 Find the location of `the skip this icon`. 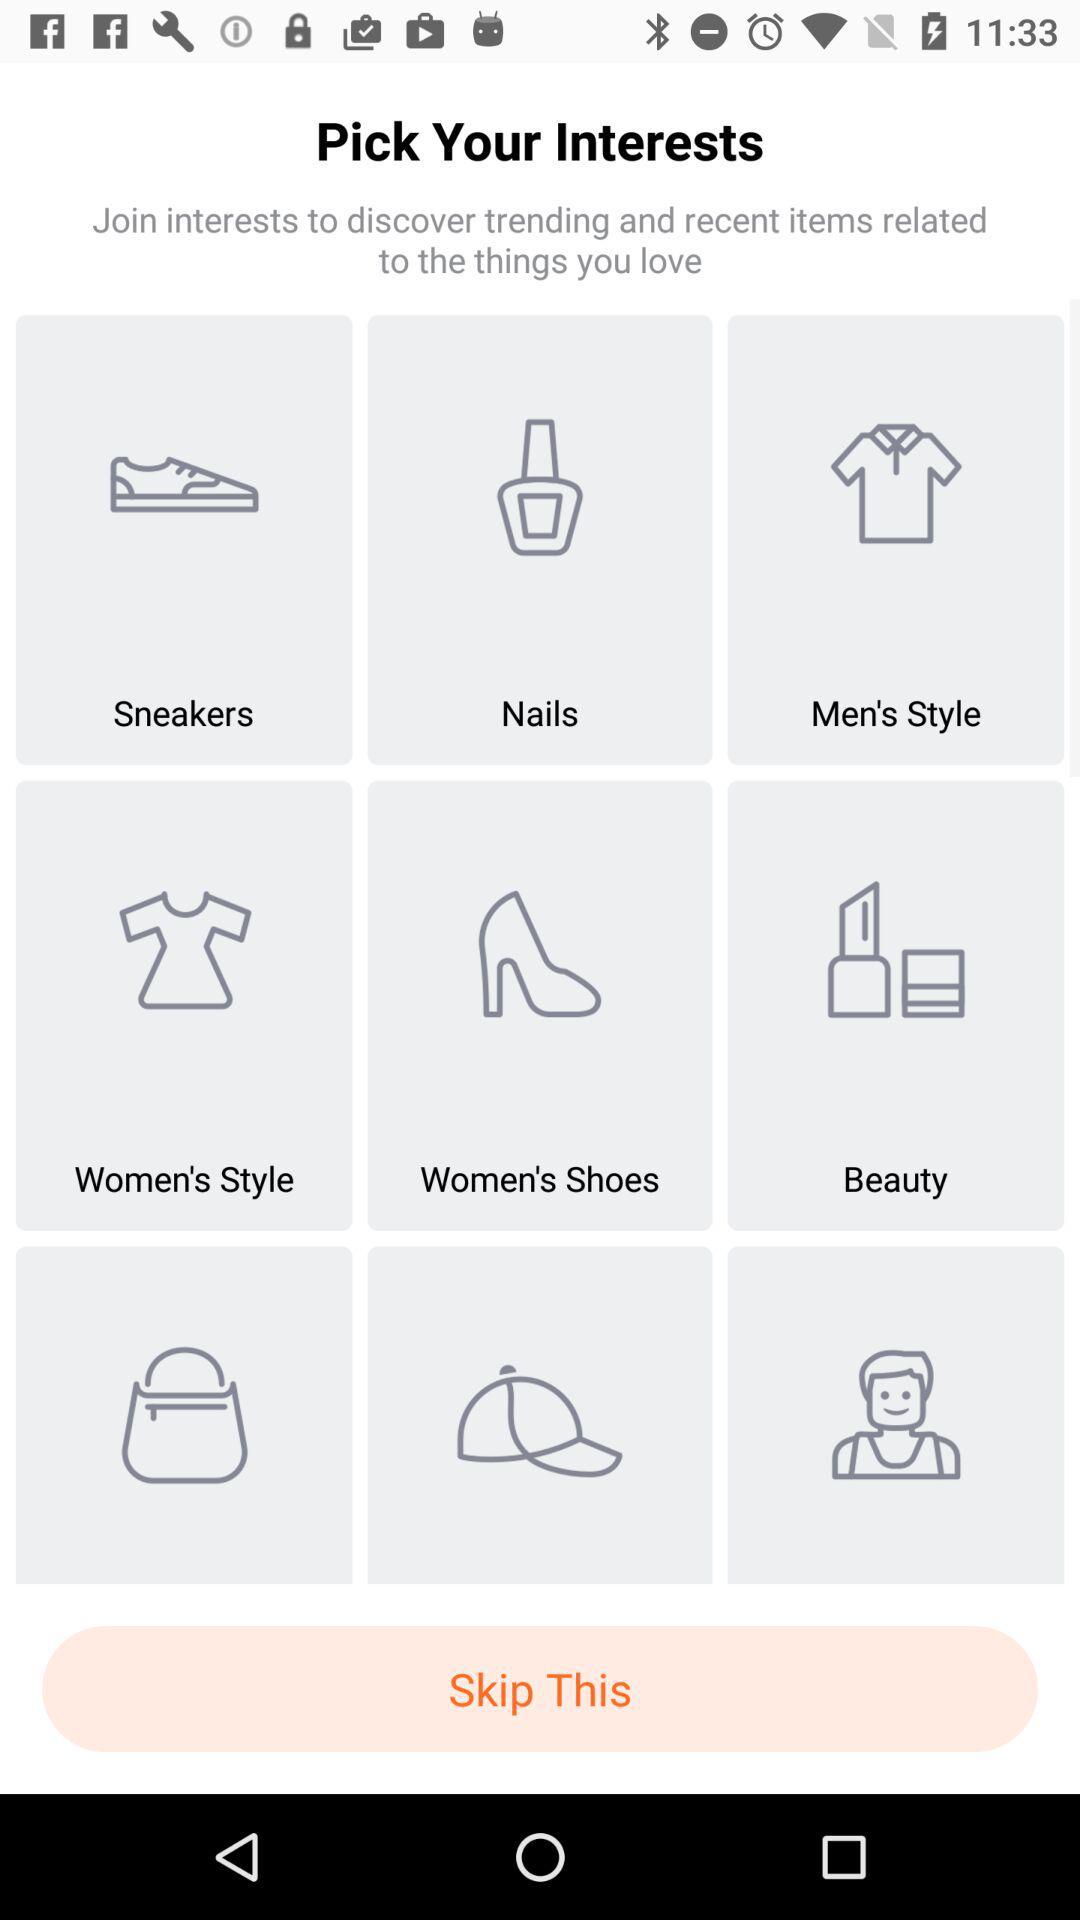

the skip this icon is located at coordinates (540, 1688).